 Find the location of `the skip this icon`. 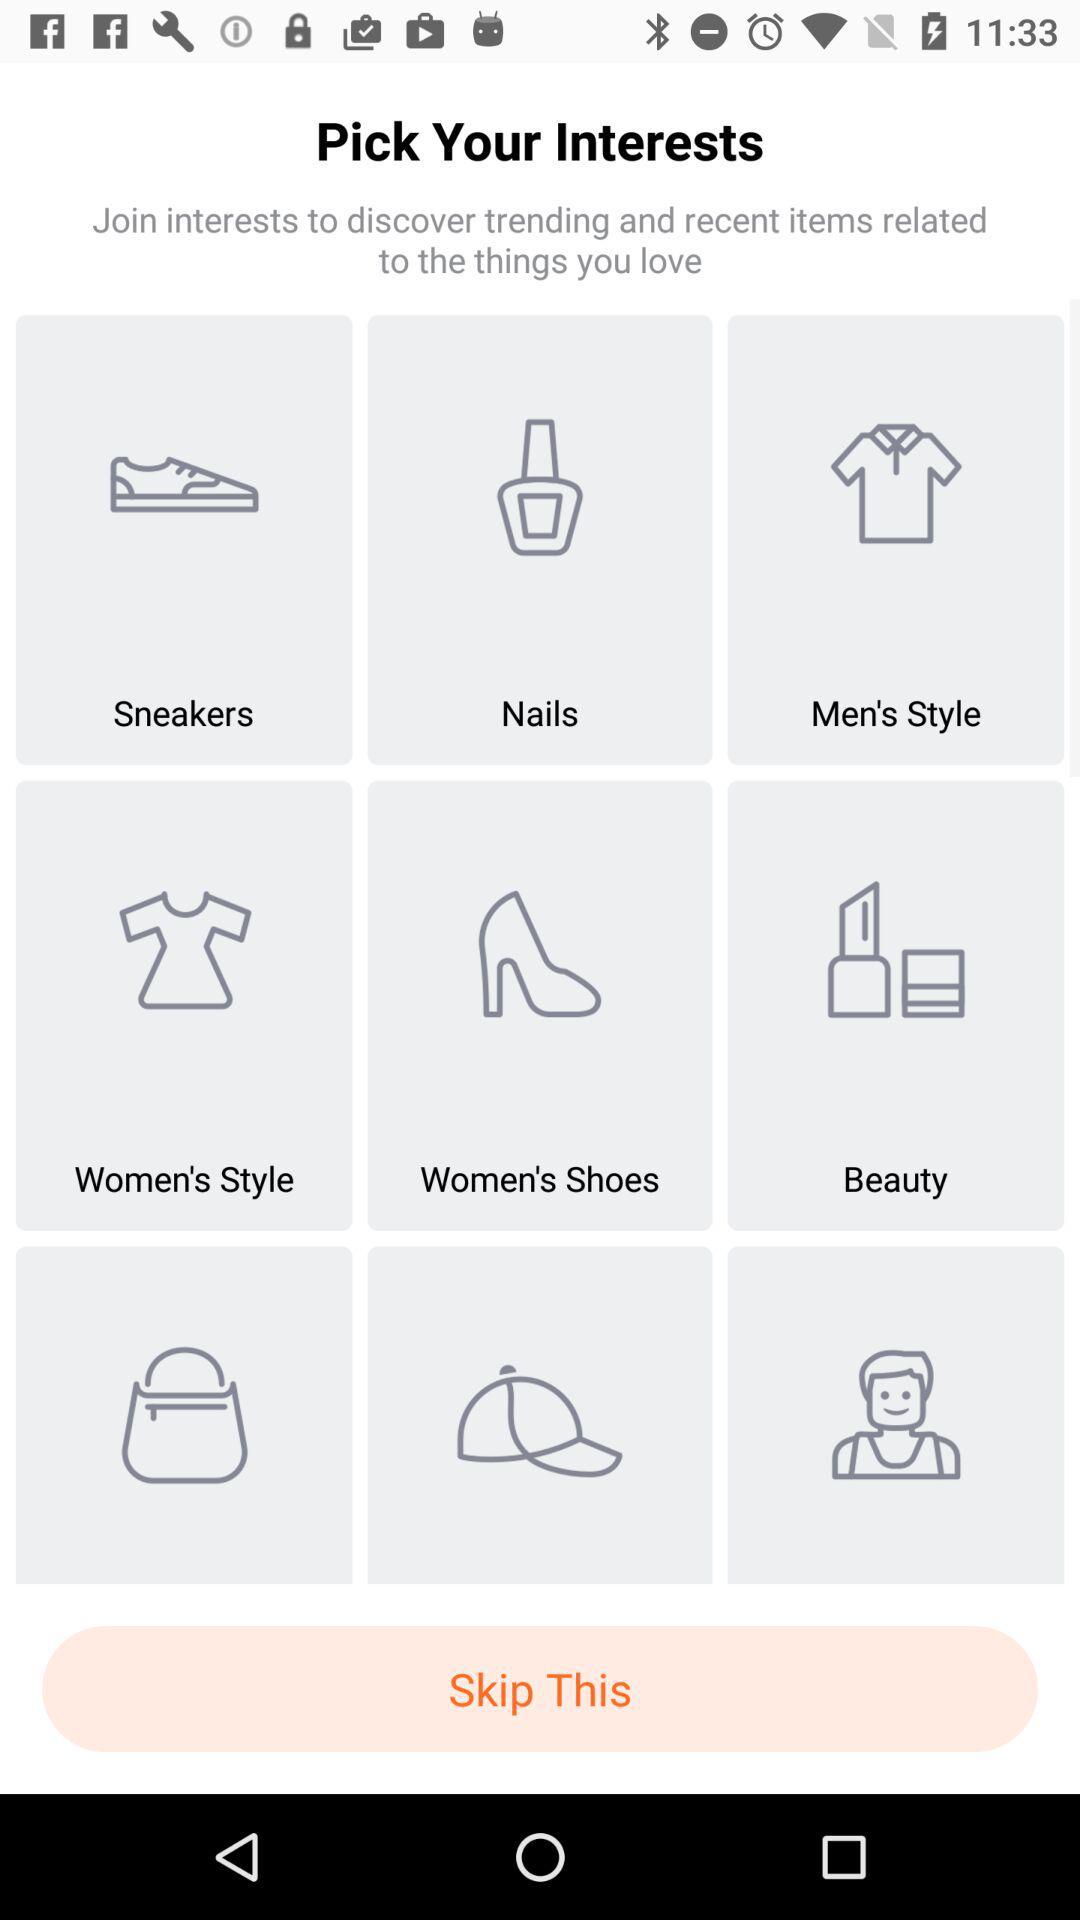

the skip this icon is located at coordinates (540, 1688).